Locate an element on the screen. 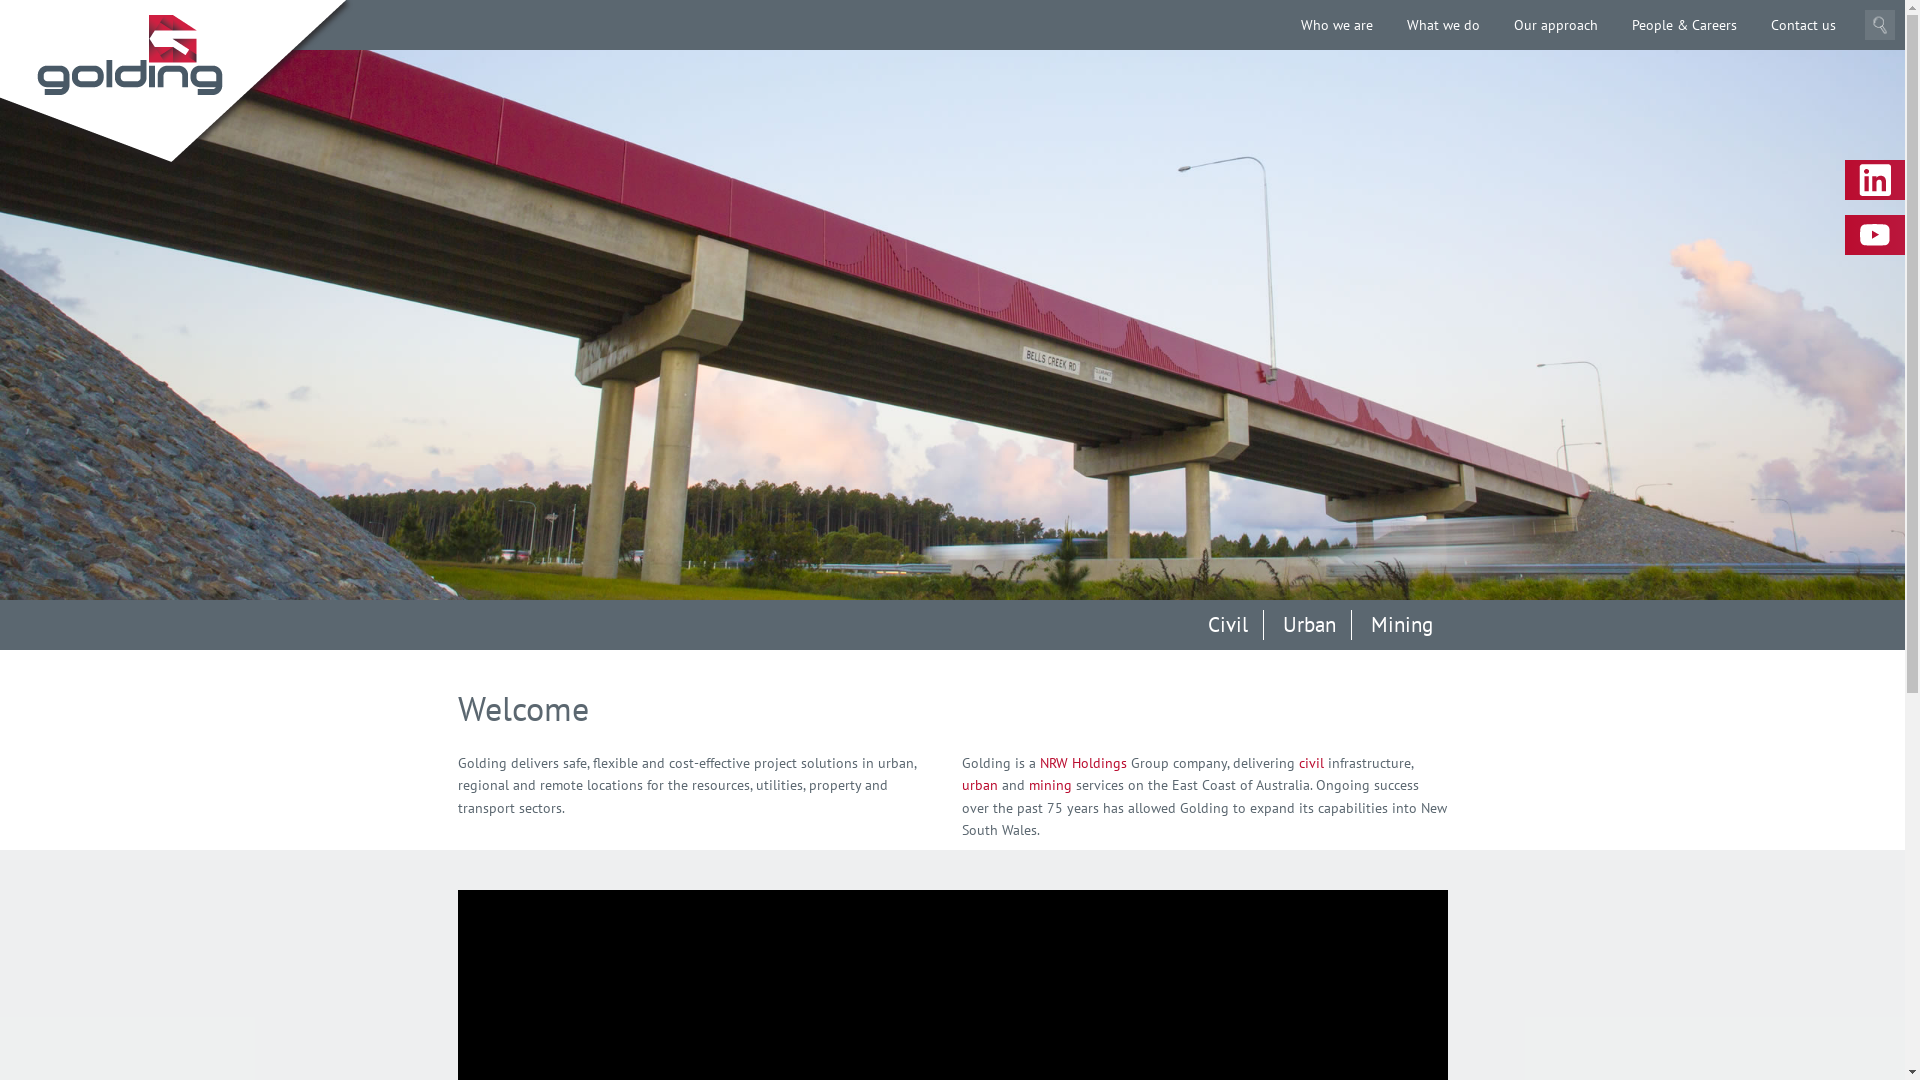 This screenshot has height=1080, width=1920. 'civil' is located at coordinates (1311, 763).